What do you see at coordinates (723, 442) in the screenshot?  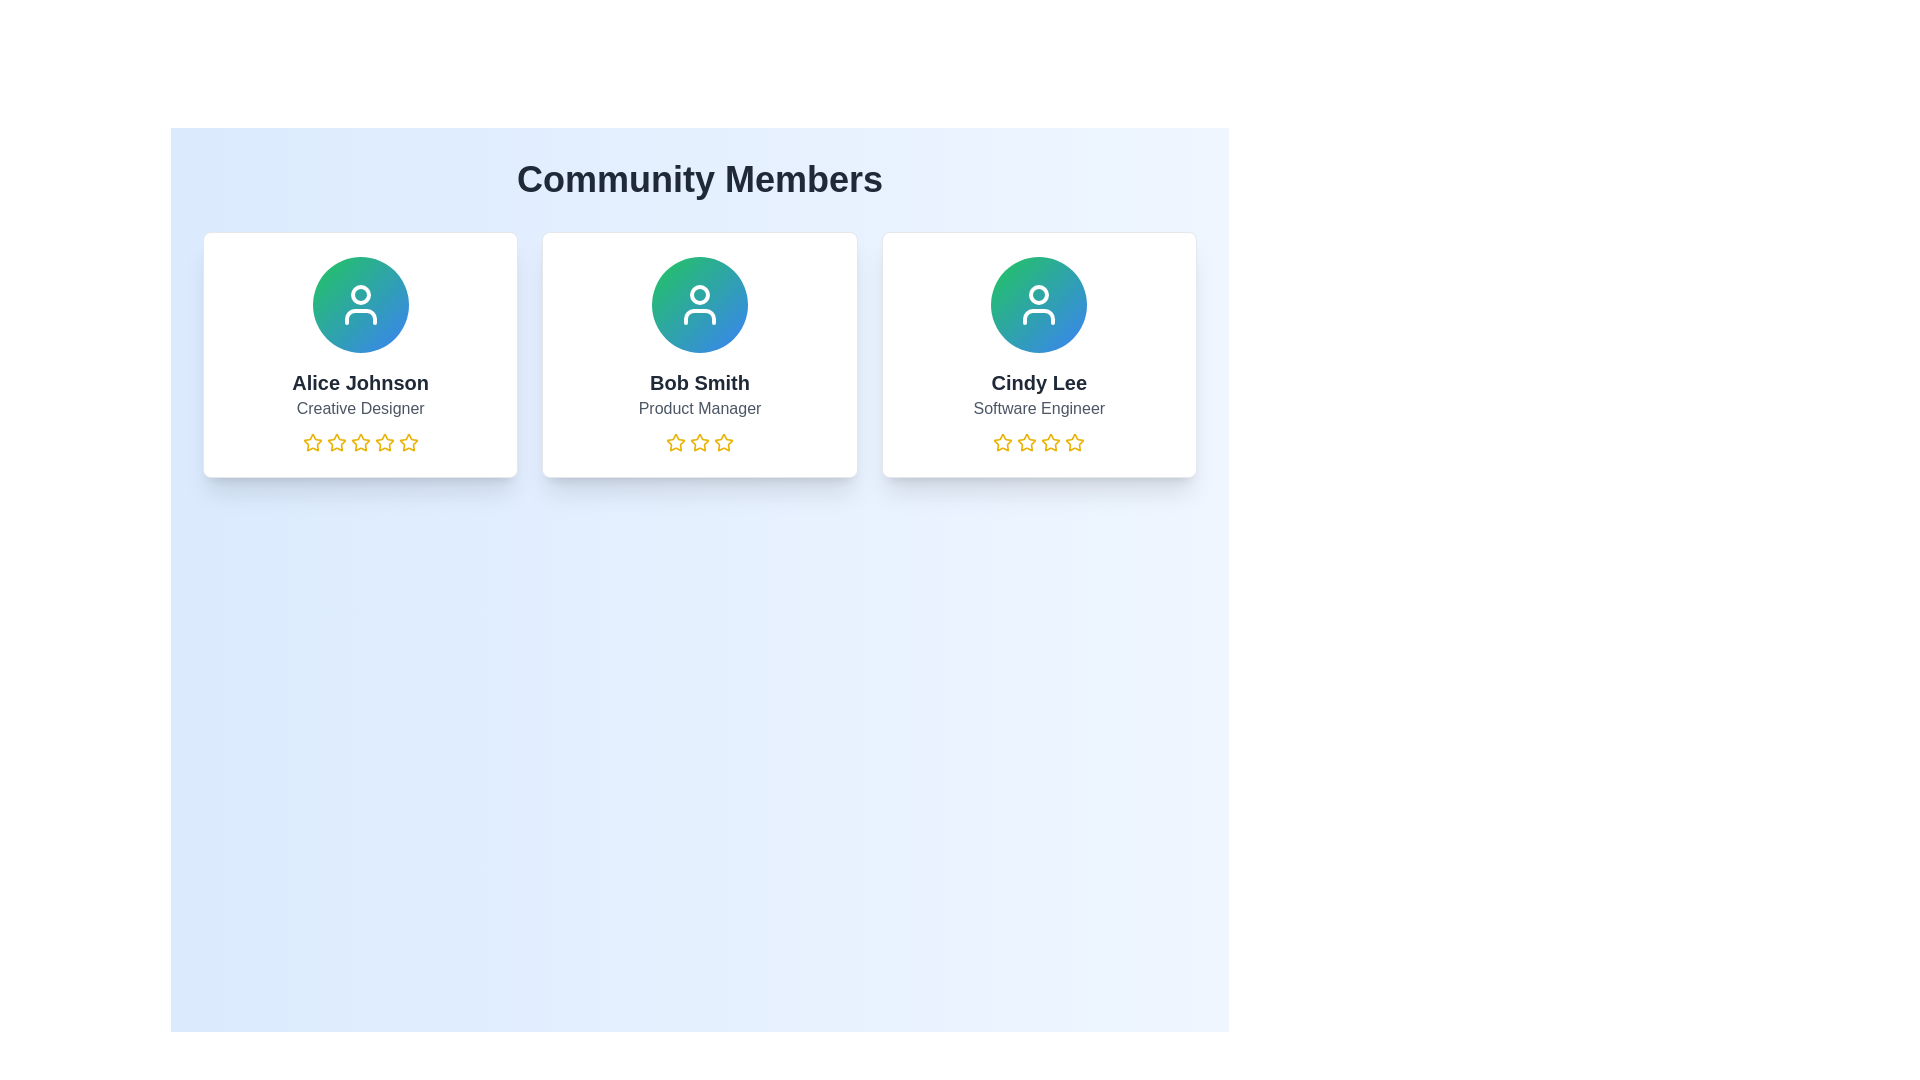 I see `the yellow star-shaped icon used for ratings` at bounding box center [723, 442].